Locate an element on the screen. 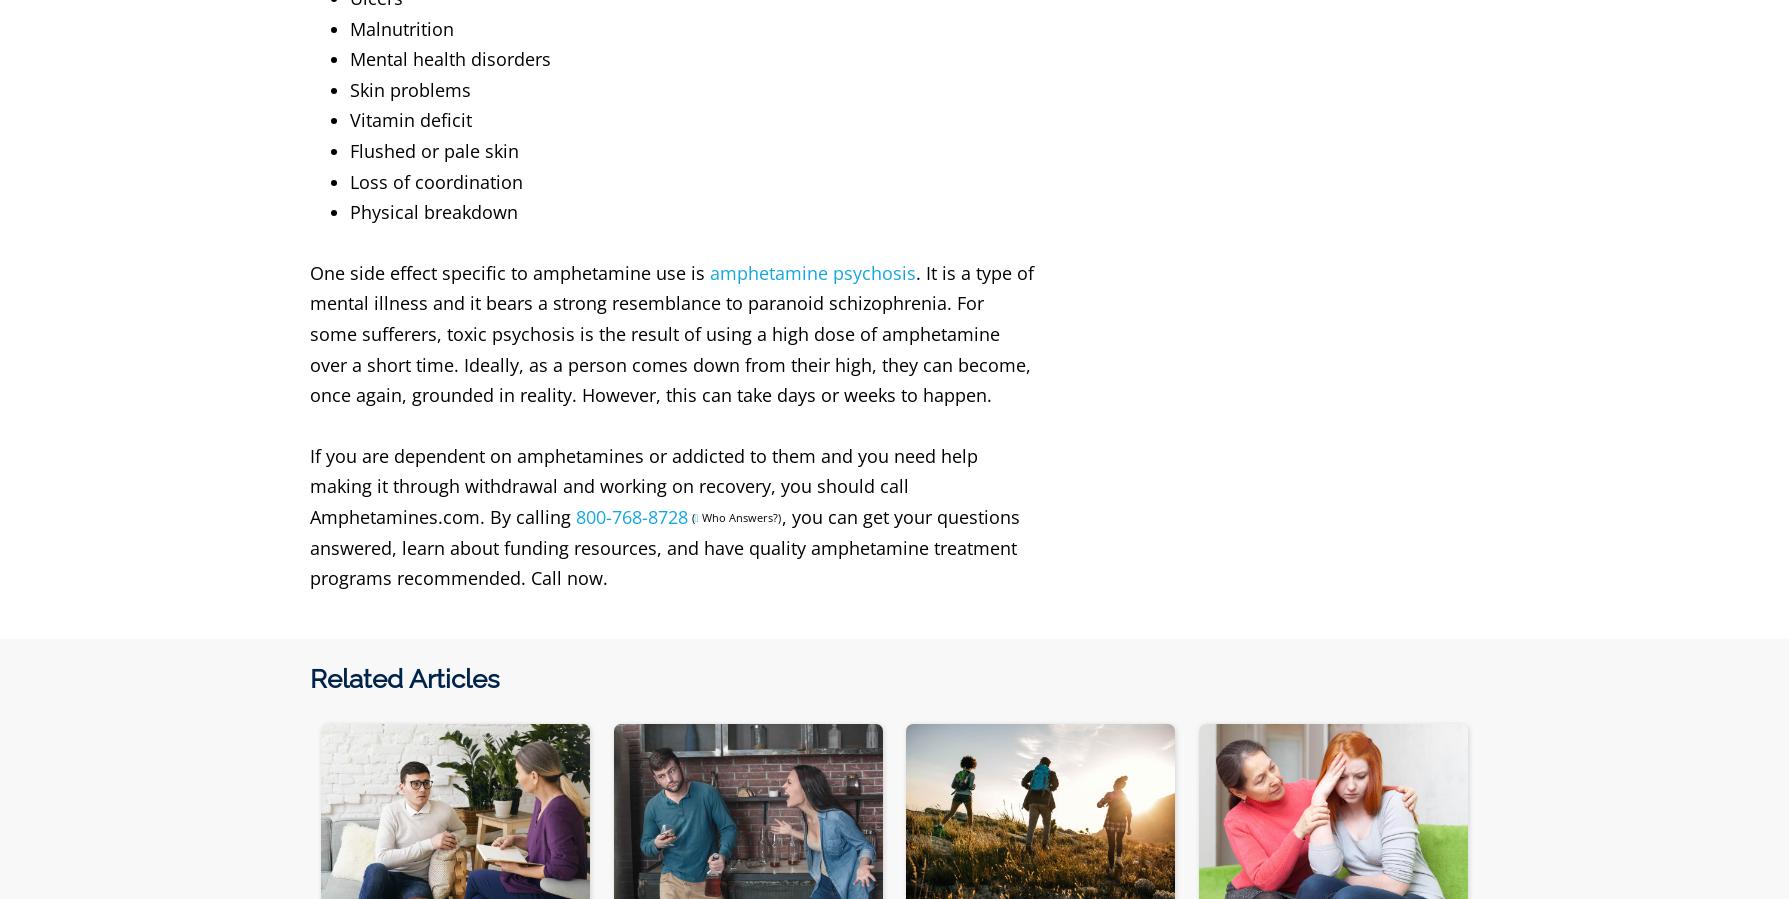  'If you are dependent on amphetamines or addicted to them and you need help making it through withdrawal and working on recovery, you should call Amphetamines.com. By calling' is located at coordinates (642, 485).